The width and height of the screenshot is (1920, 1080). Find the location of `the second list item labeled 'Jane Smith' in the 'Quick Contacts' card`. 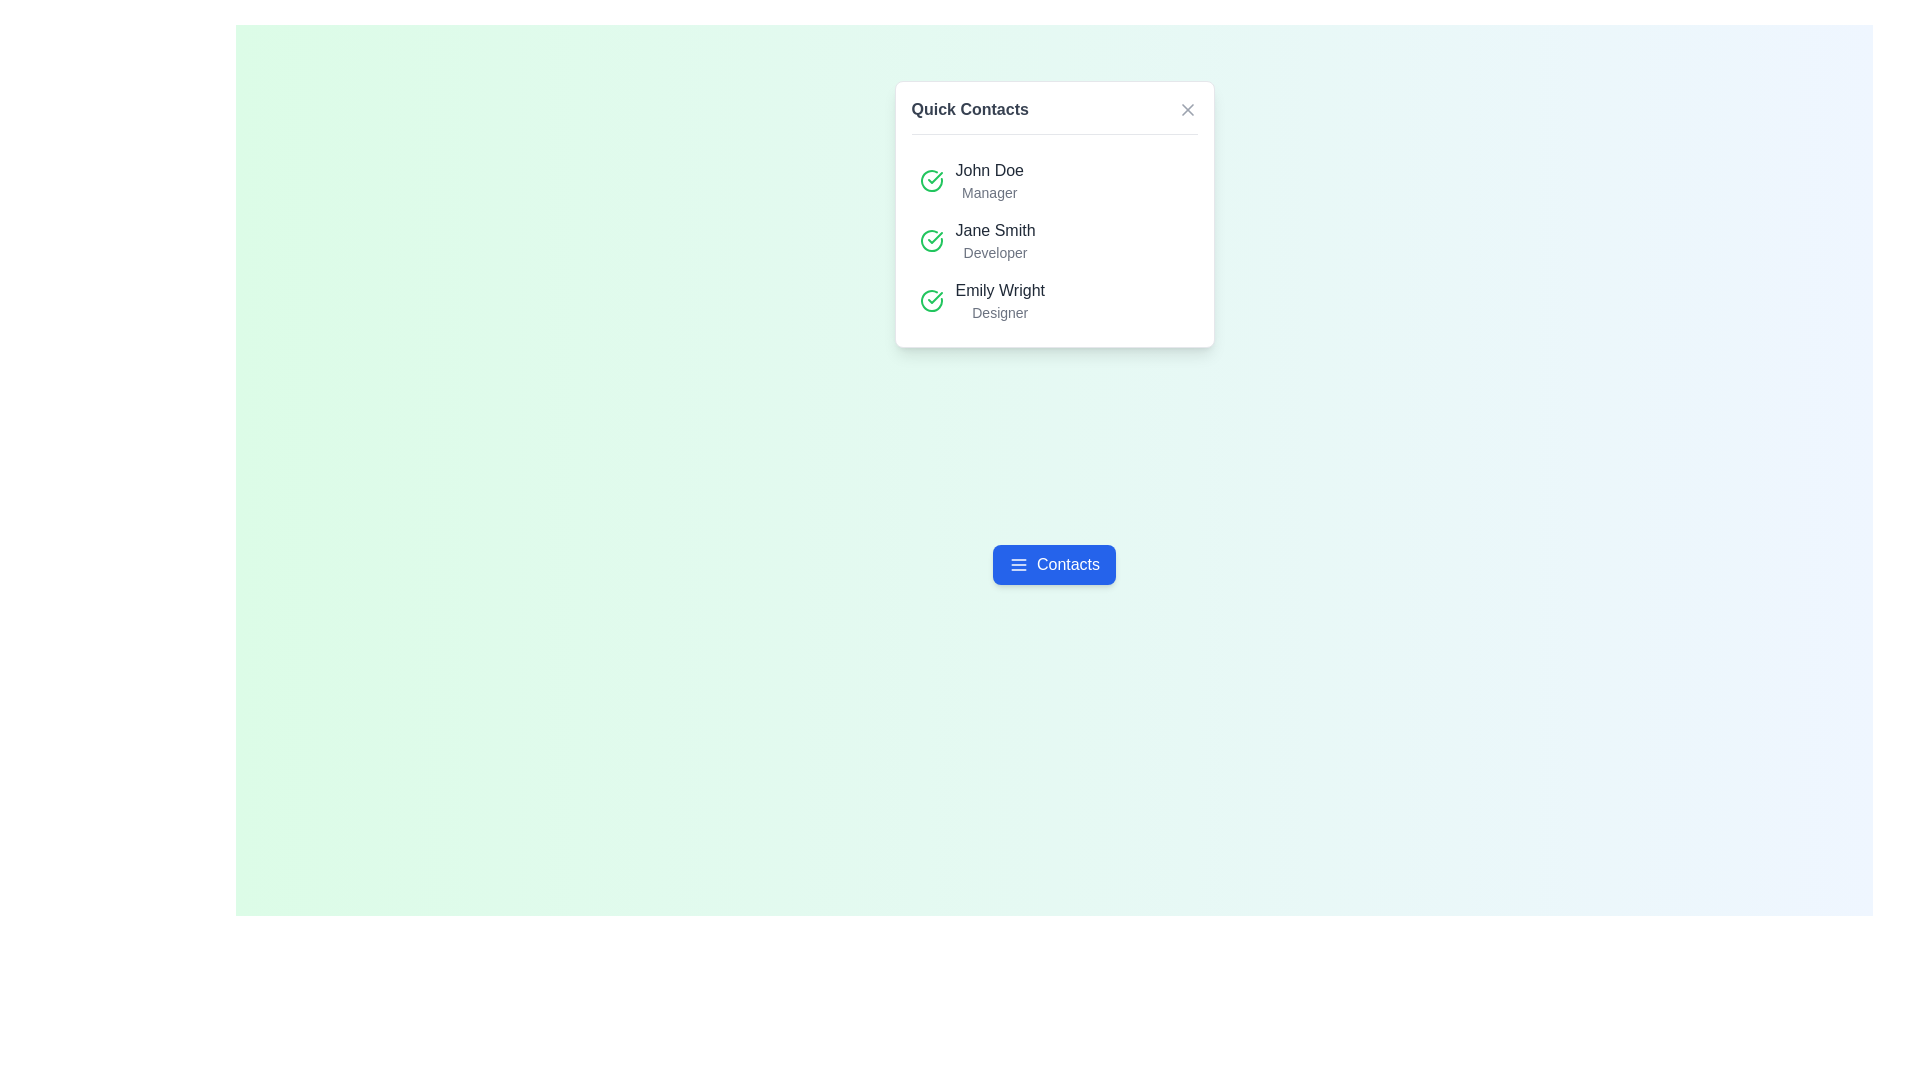

the second list item labeled 'Jane Smith' in the 'Quick Contacts' card is located at coordinates (1053, 239).